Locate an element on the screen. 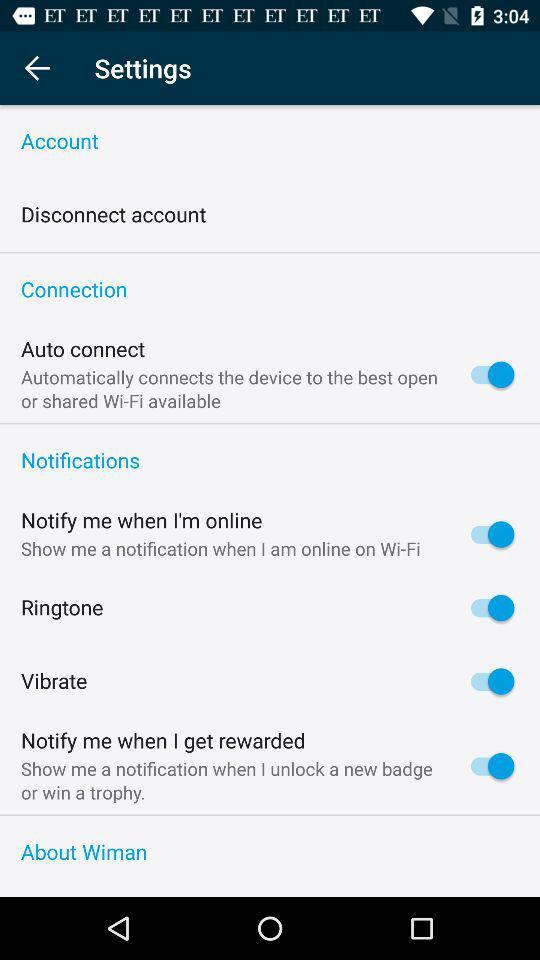 This screenshot has height=960, width=540. the item below the disconnect account icon is located at coordinates (270, 251).